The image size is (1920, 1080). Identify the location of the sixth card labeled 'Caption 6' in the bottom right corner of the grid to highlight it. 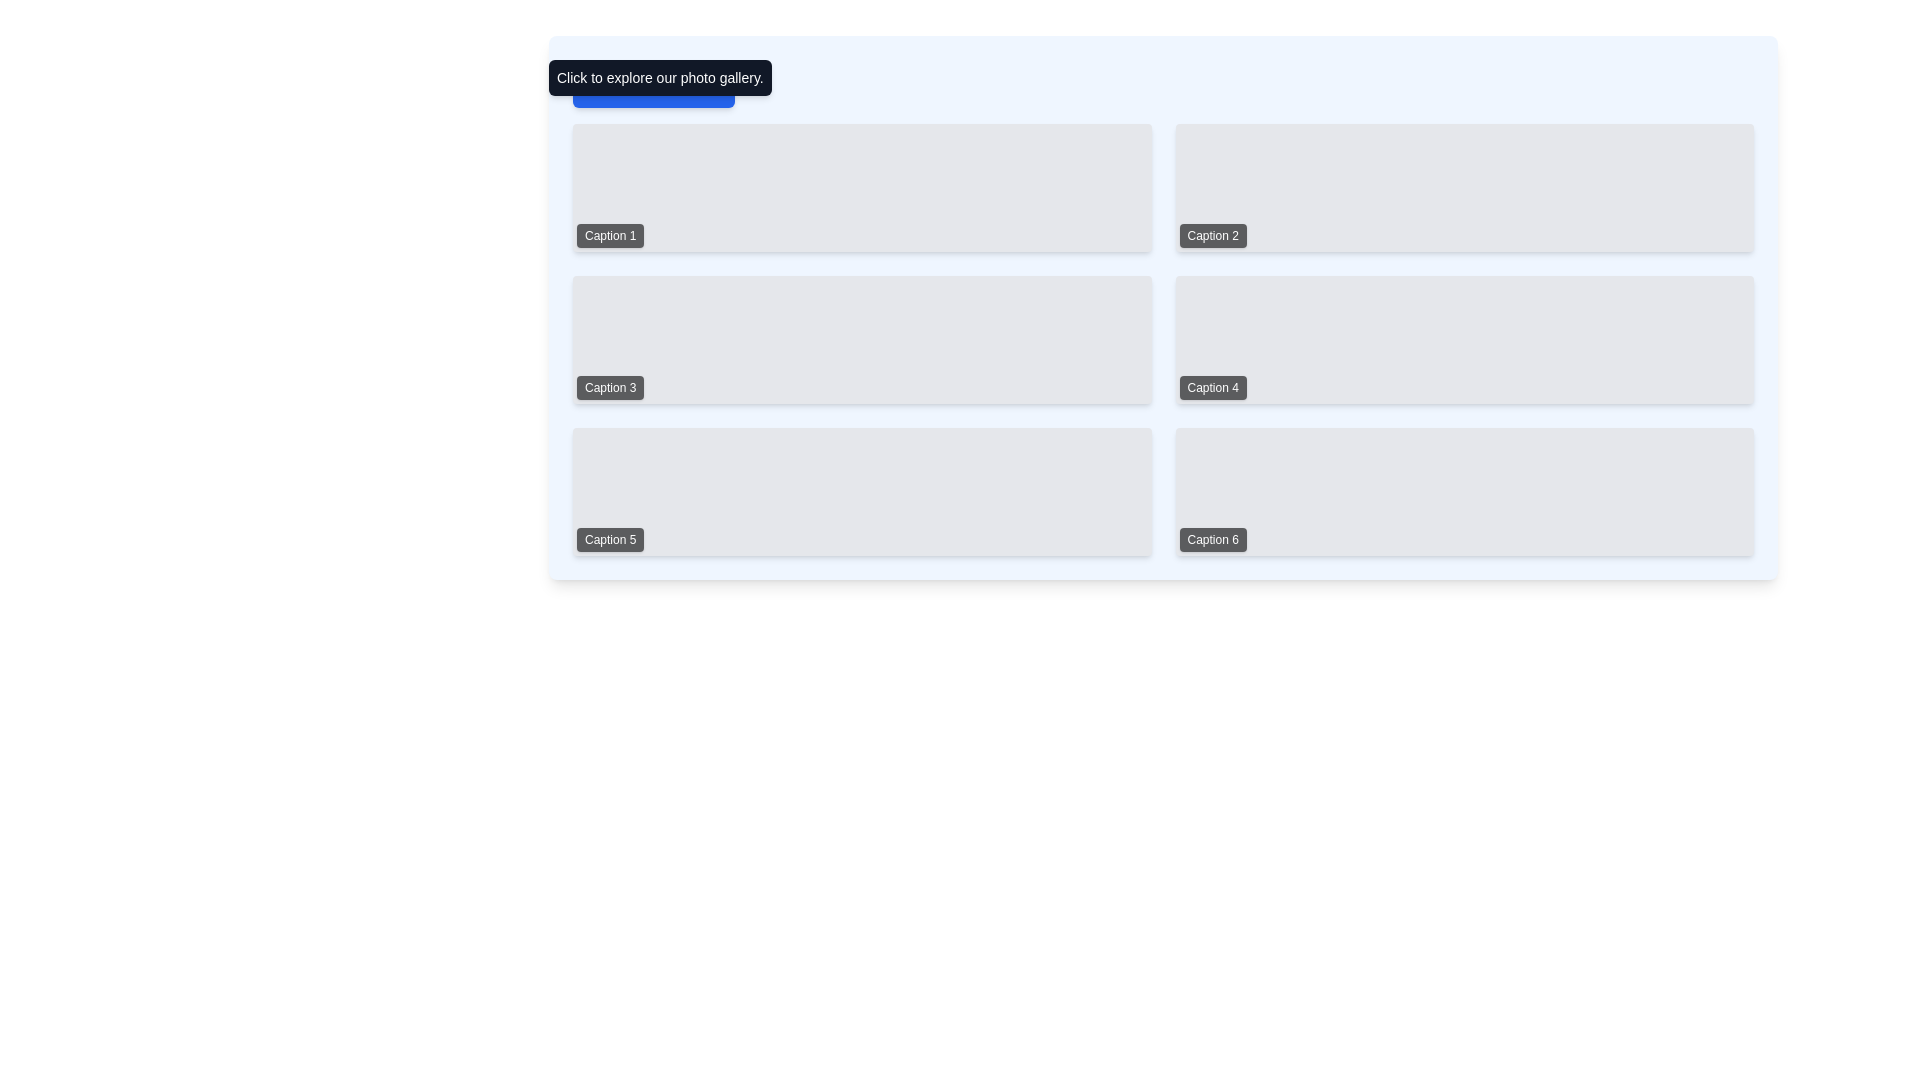
(1464, 492).